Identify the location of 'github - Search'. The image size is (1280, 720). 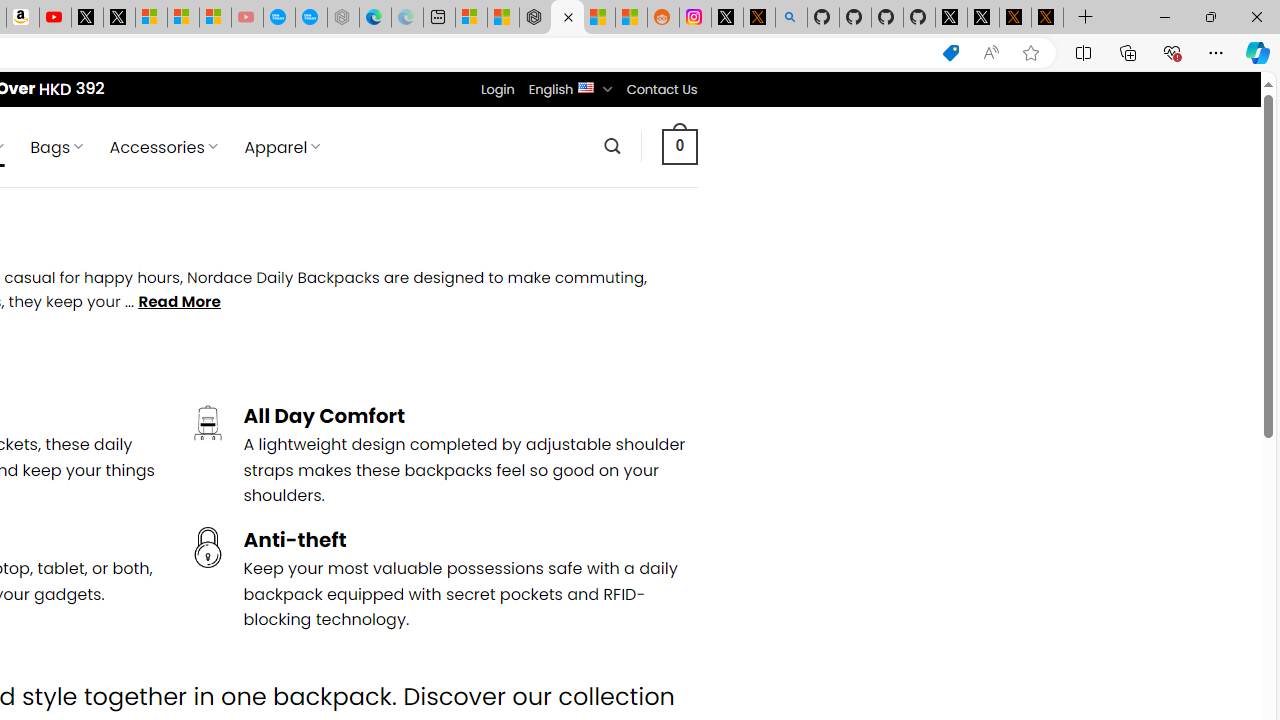
(790, 17).